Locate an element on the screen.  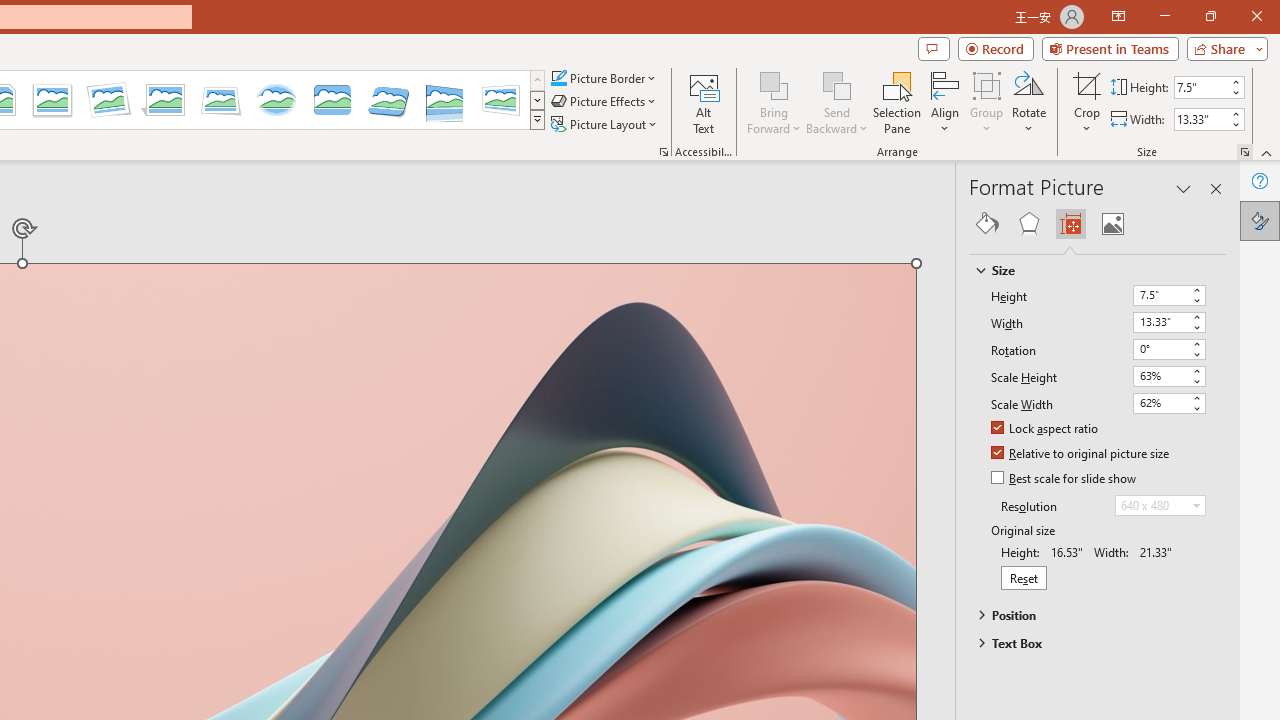
'Picture Layout' is located at coordinates (605, 124).